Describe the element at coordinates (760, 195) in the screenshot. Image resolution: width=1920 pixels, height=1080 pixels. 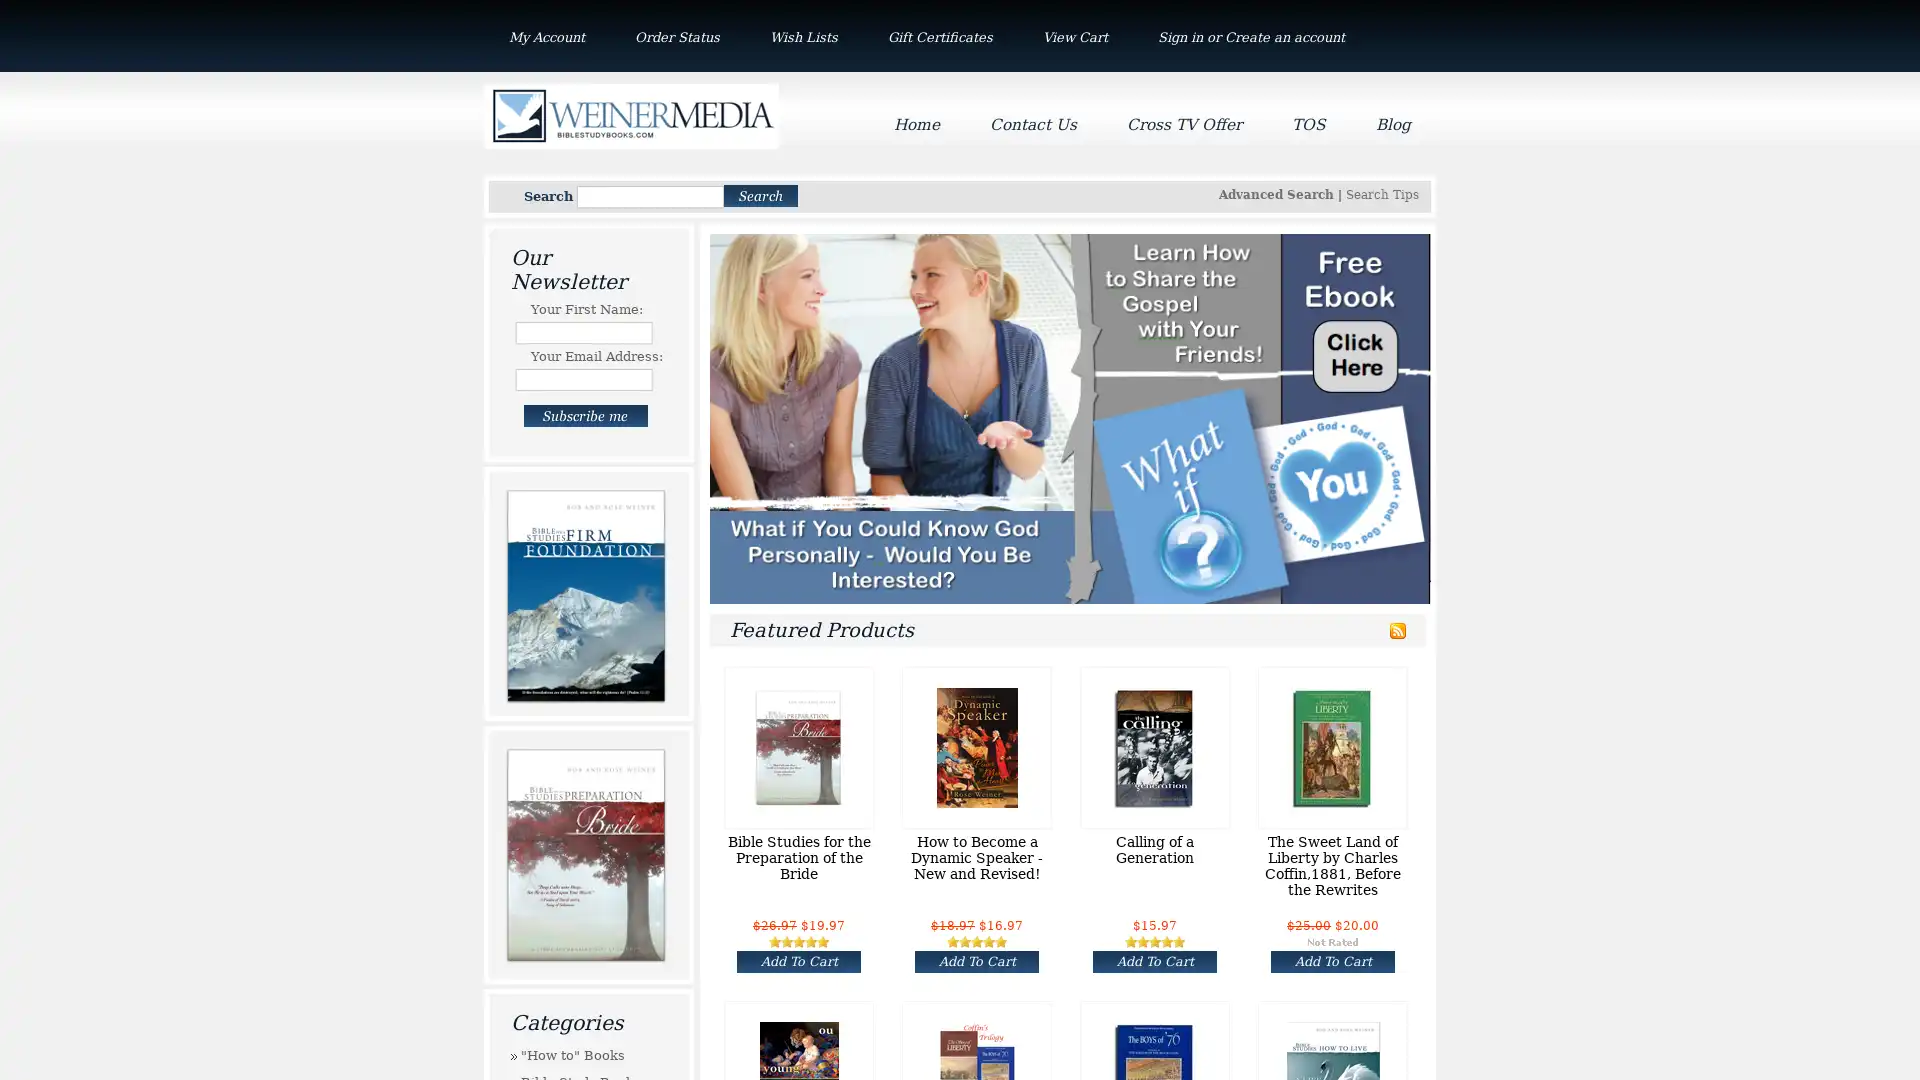
I see `Submit` at that location.